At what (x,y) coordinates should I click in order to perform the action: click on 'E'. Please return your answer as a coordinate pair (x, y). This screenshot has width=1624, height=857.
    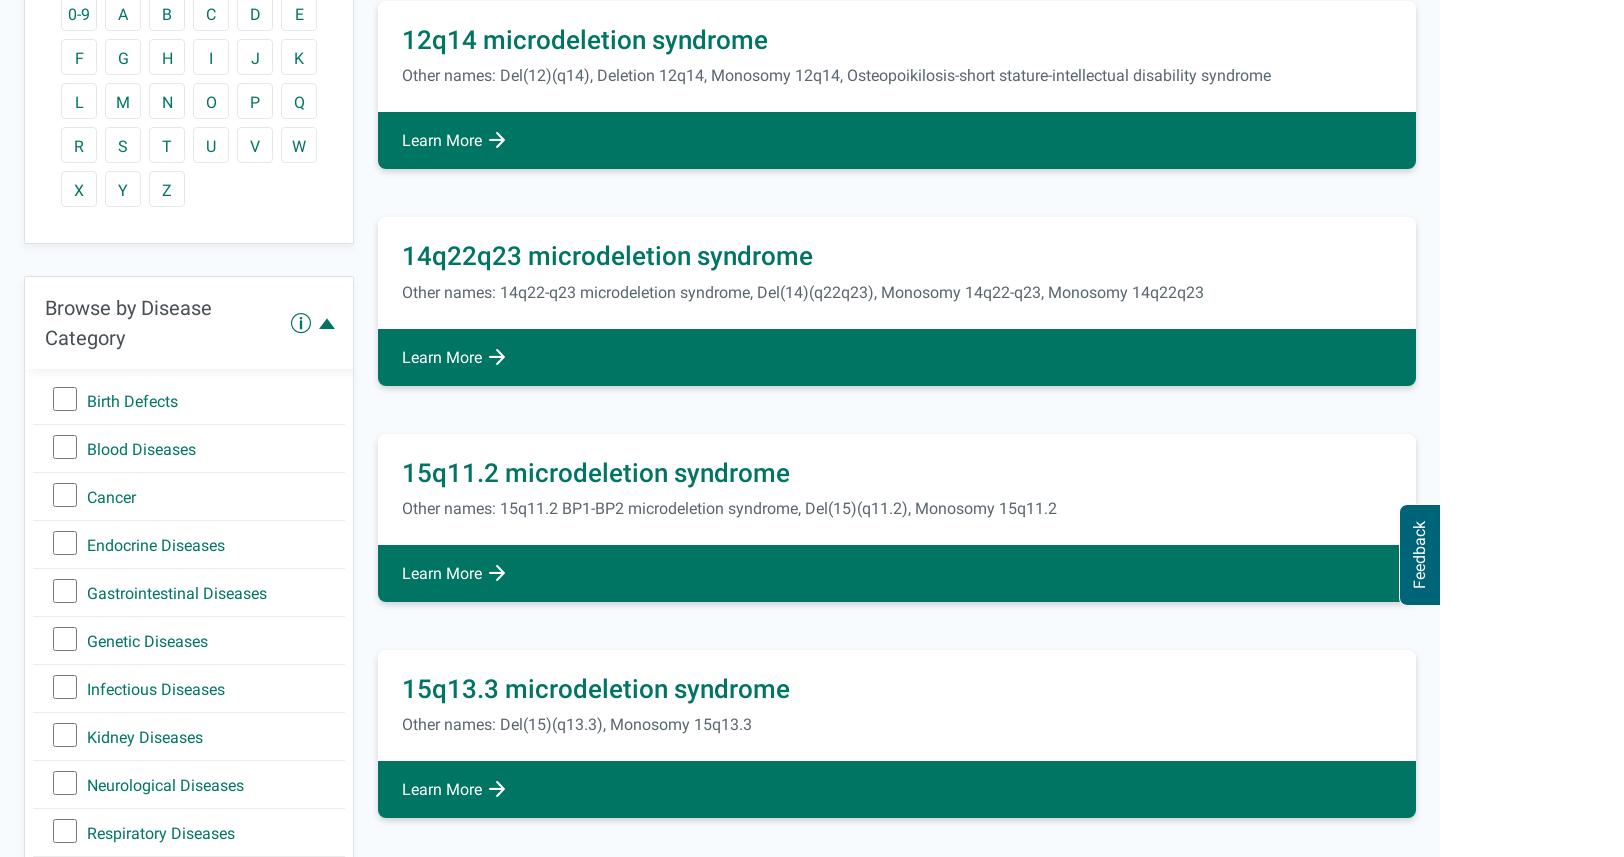
    Looking at the image, I should click on (298, 14).